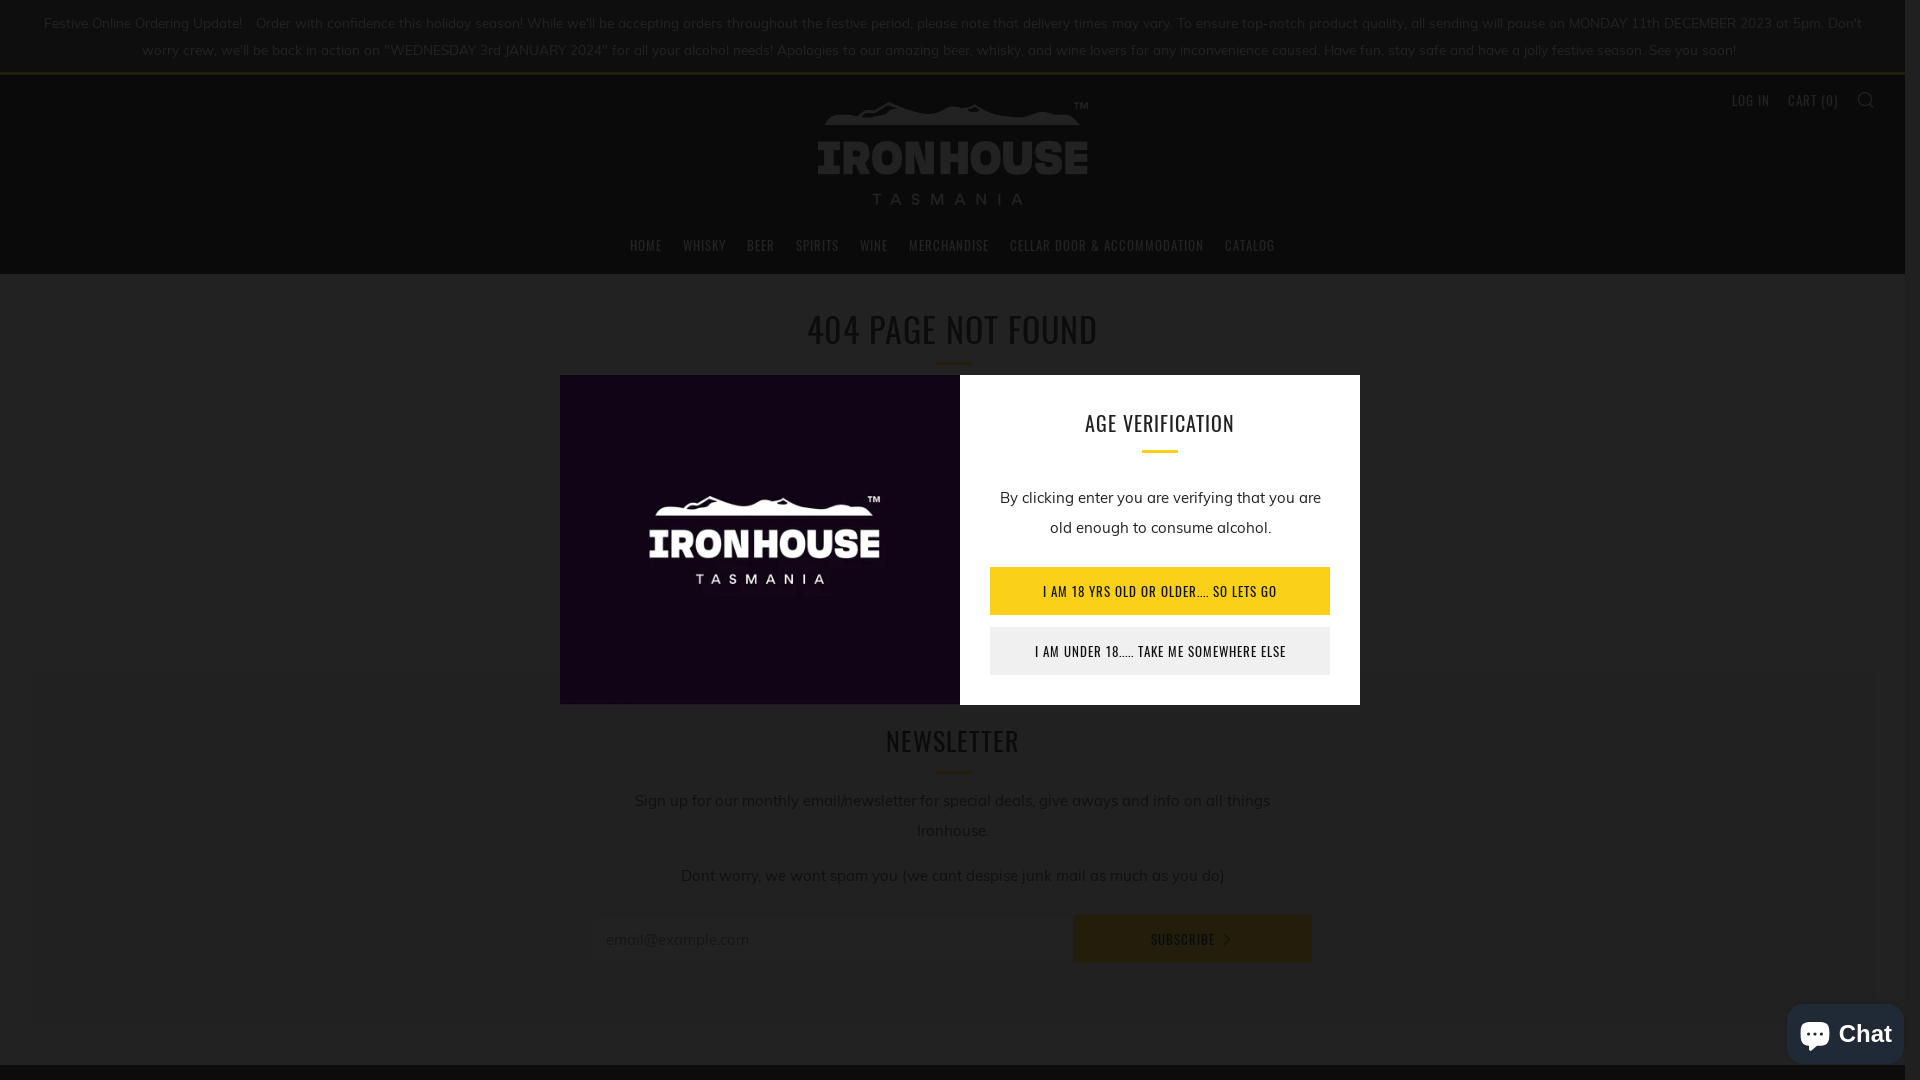  Describe the element at coordinates (1160, 651) in the screenshot. I see `'I AM UNDER 18..... TAKE ME SOMEWHERE ELSE'` at that location.